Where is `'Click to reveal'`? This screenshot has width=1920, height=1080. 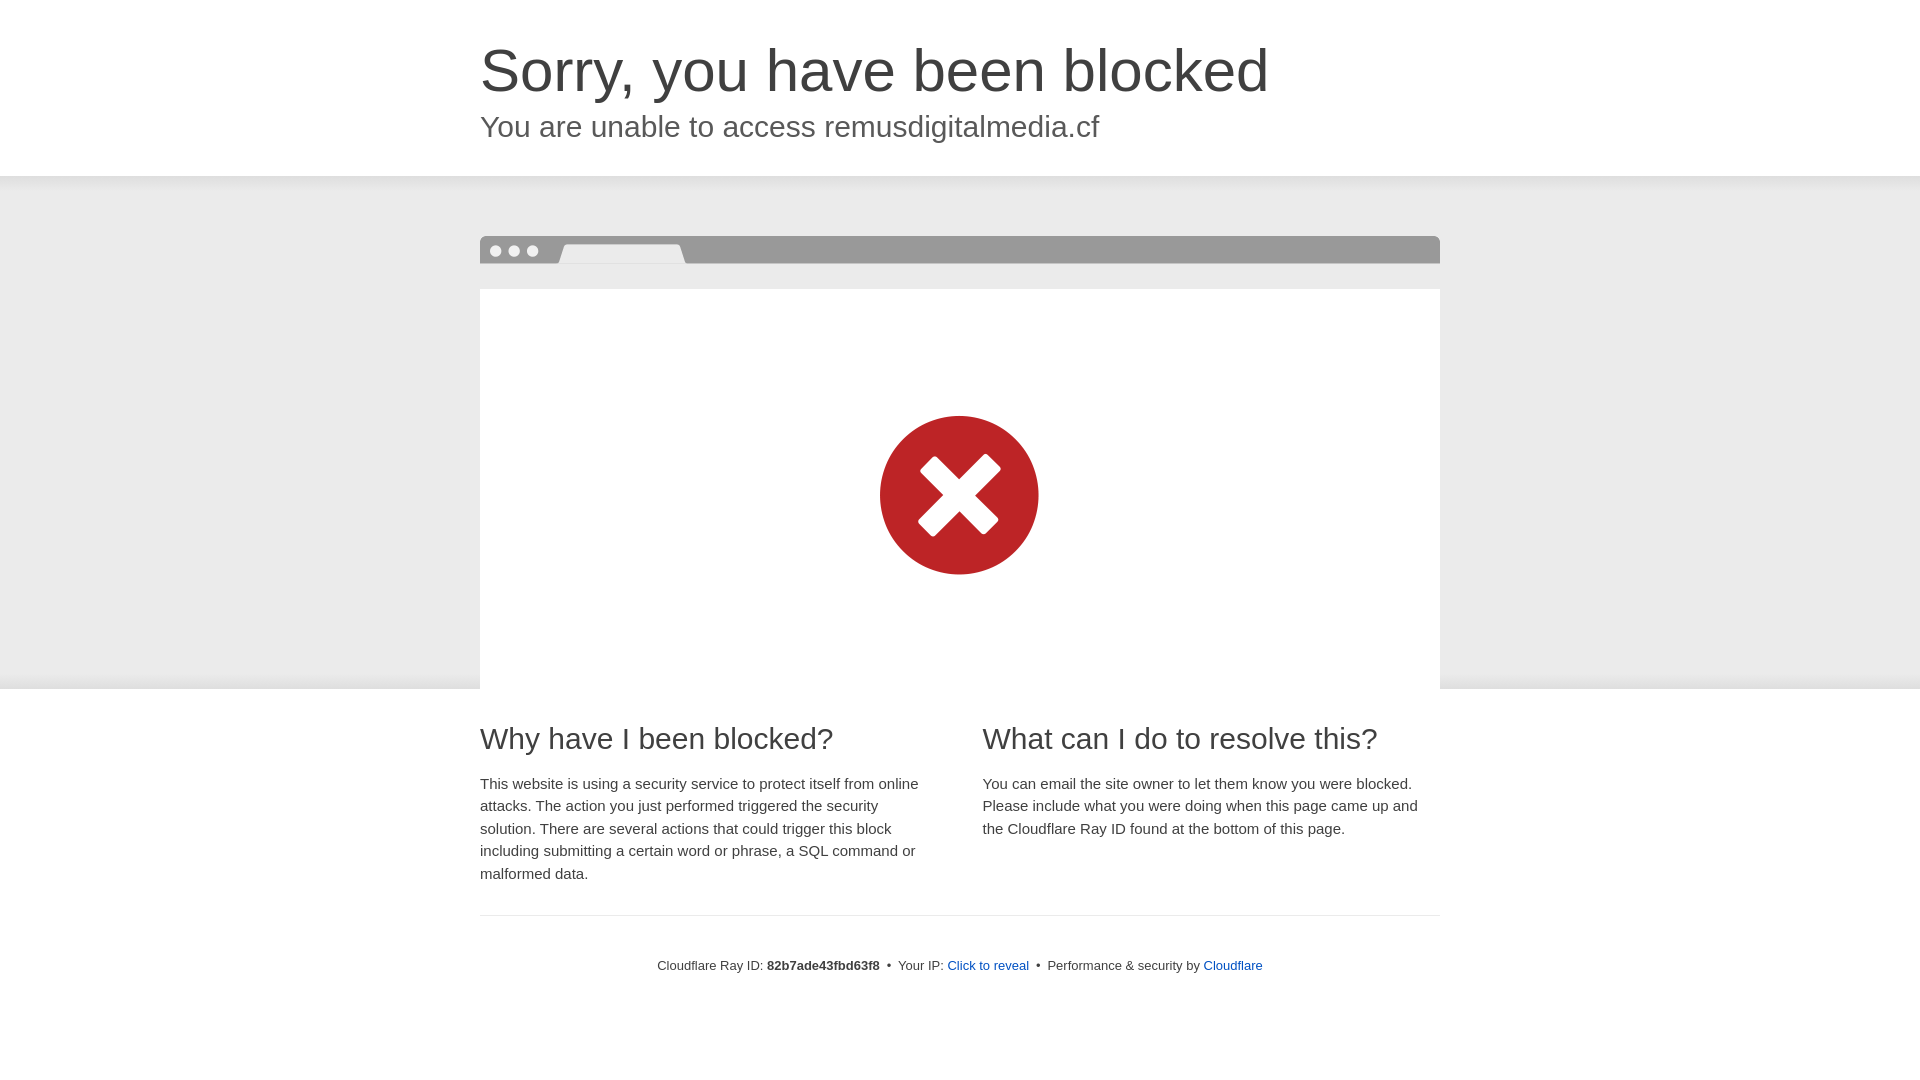 'Click to reveal' is located at coordinates (988, 964).